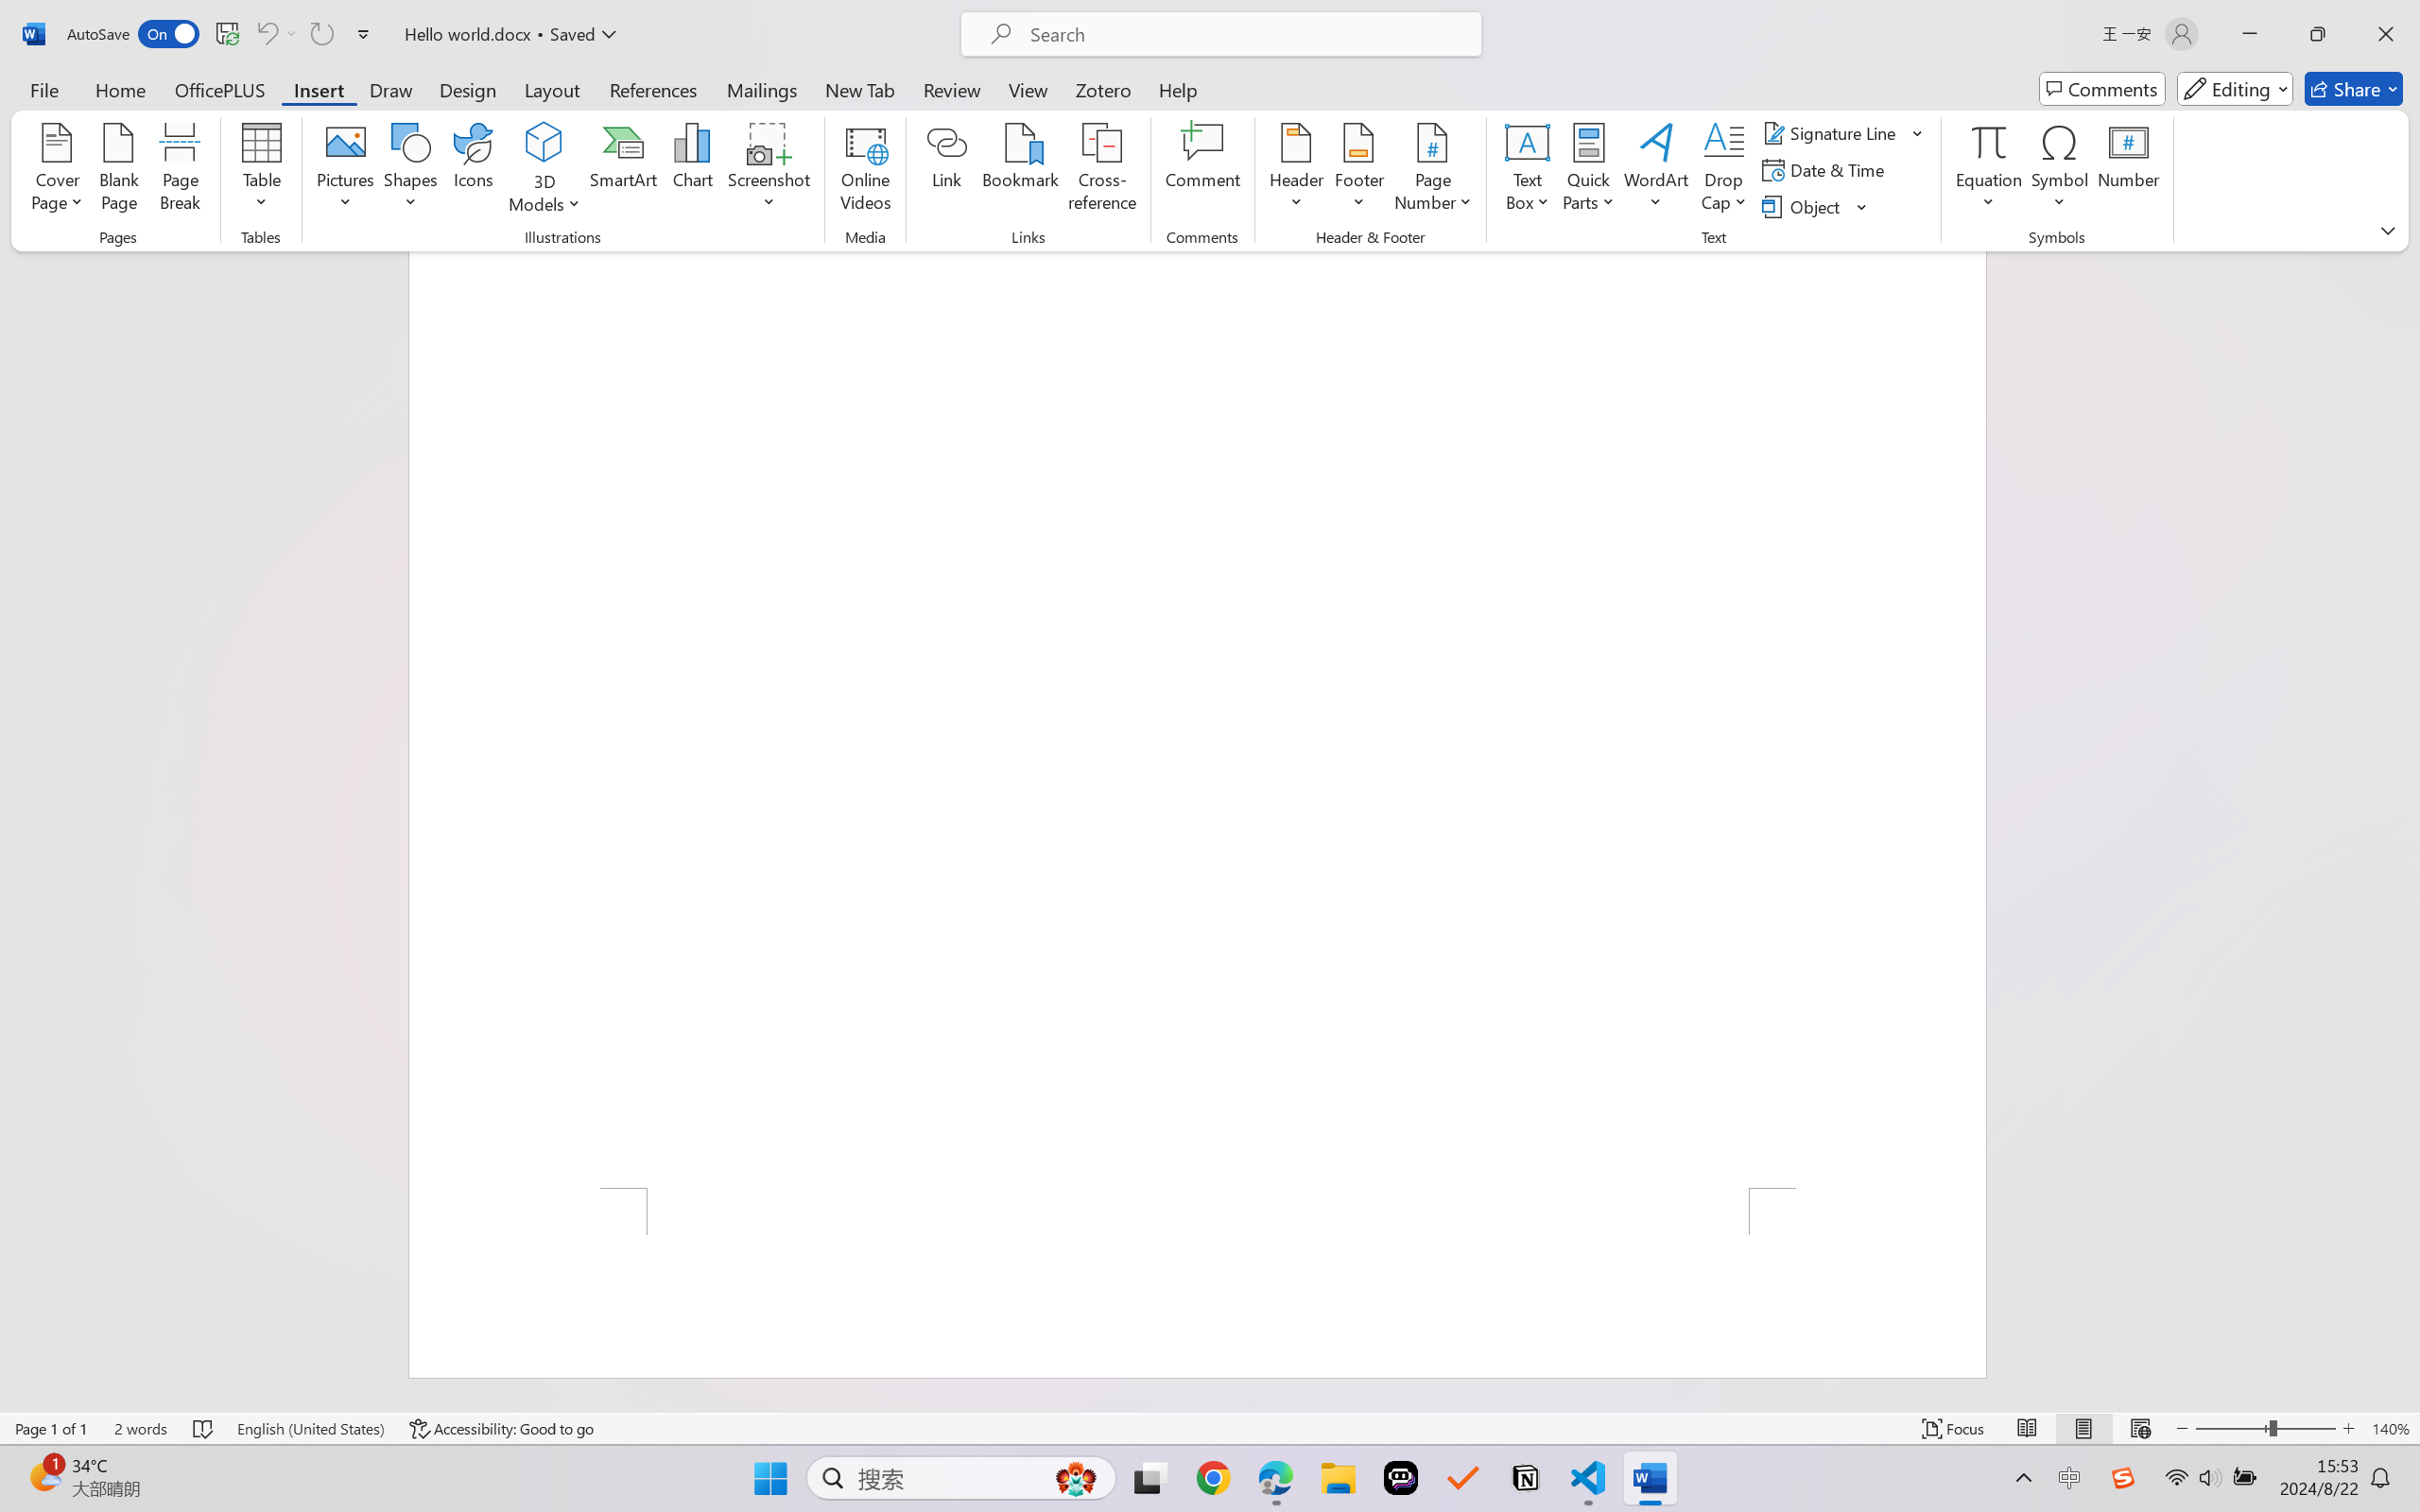  Describe the element at coordinates (52, 1428) in the screenshot. I see `'Page Number Page 1 of 1'` at that location.